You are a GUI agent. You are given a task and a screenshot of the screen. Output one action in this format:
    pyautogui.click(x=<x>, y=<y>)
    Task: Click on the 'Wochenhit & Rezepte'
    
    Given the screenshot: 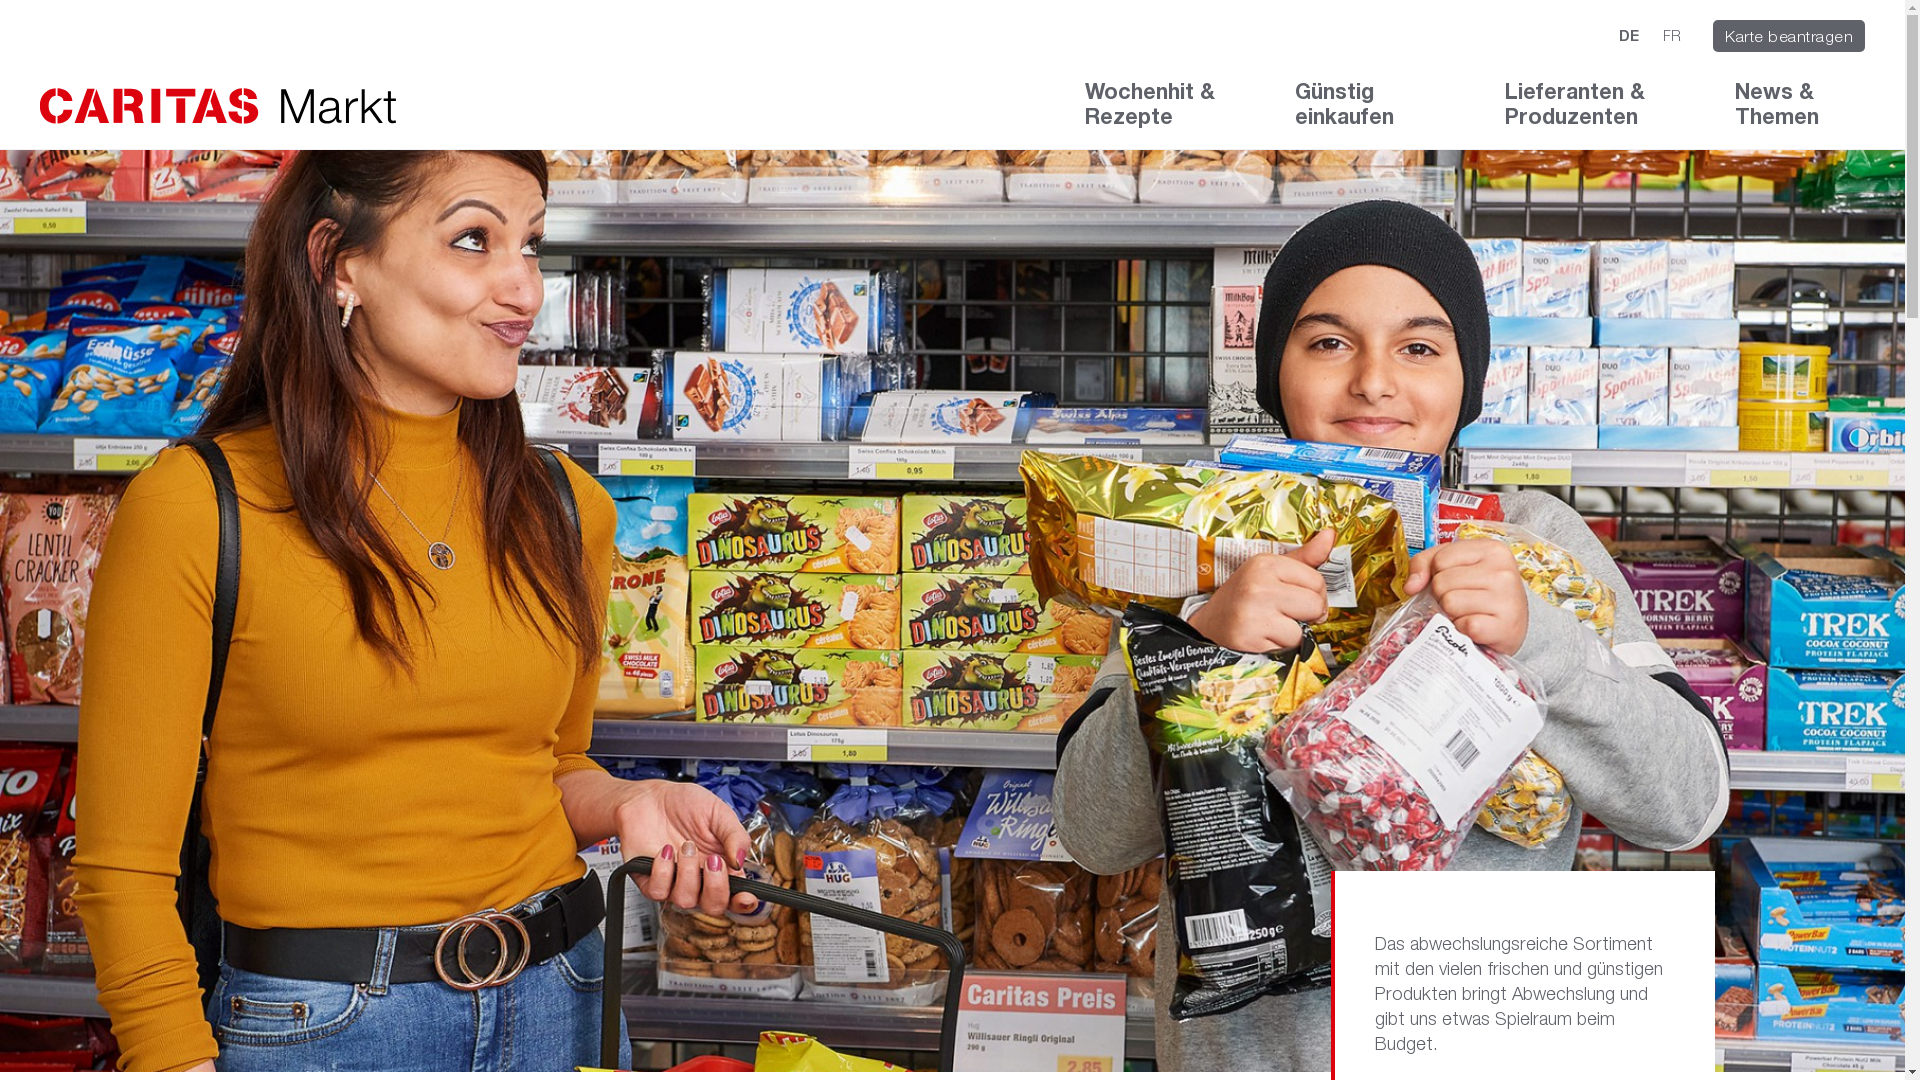 What is the action you would take?
    pyautogui.click(x=1160, y=114)
    